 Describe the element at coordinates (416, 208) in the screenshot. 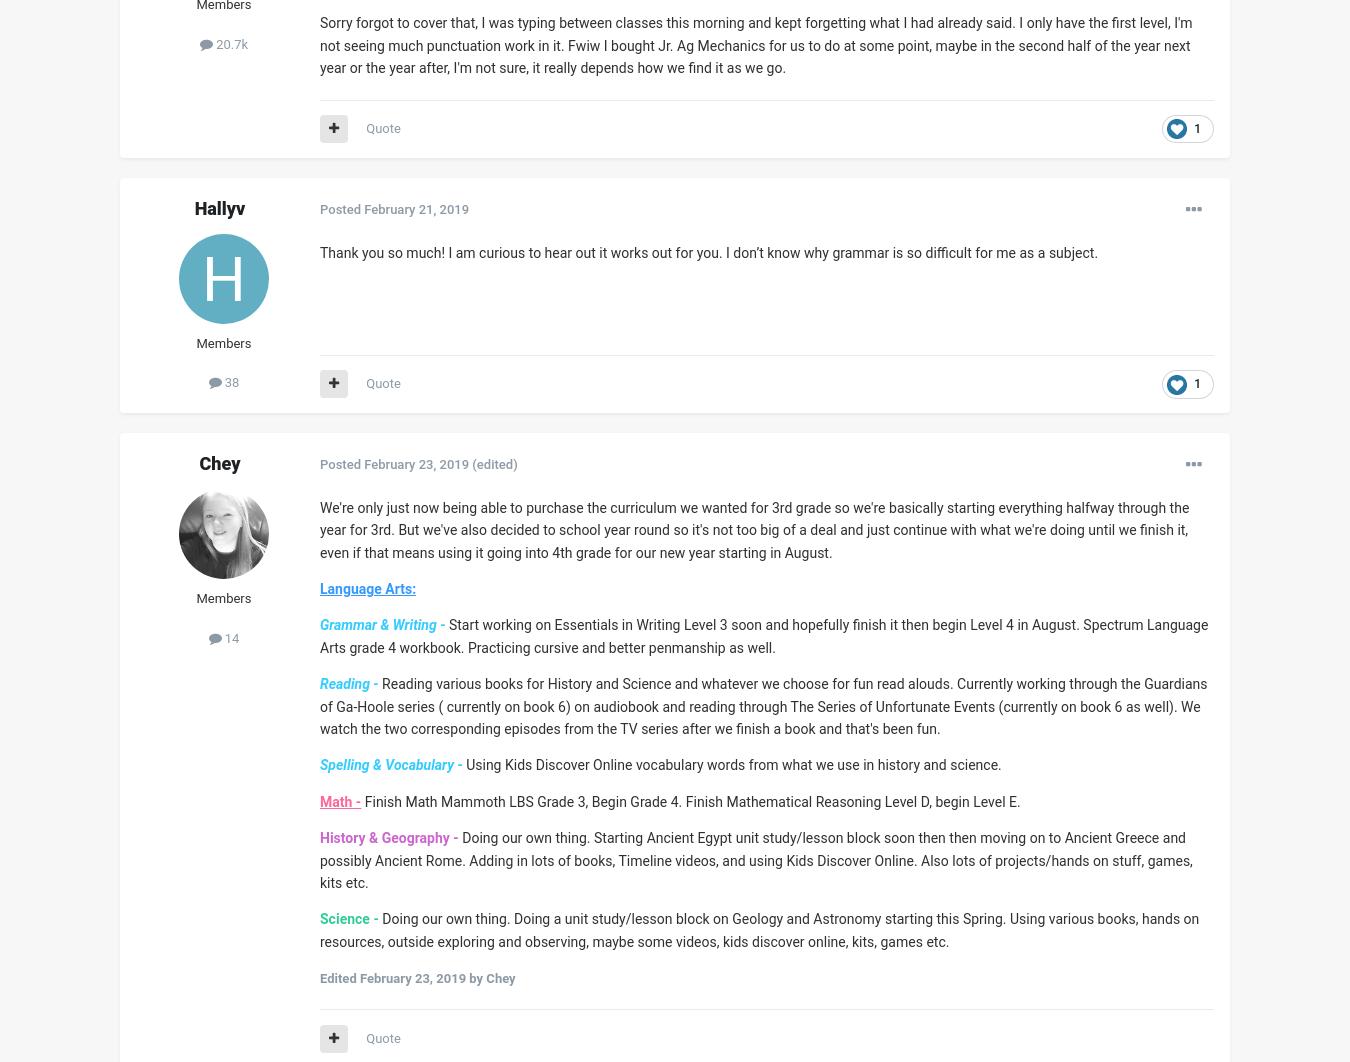

I see `'February 21, 2019'` at that location.